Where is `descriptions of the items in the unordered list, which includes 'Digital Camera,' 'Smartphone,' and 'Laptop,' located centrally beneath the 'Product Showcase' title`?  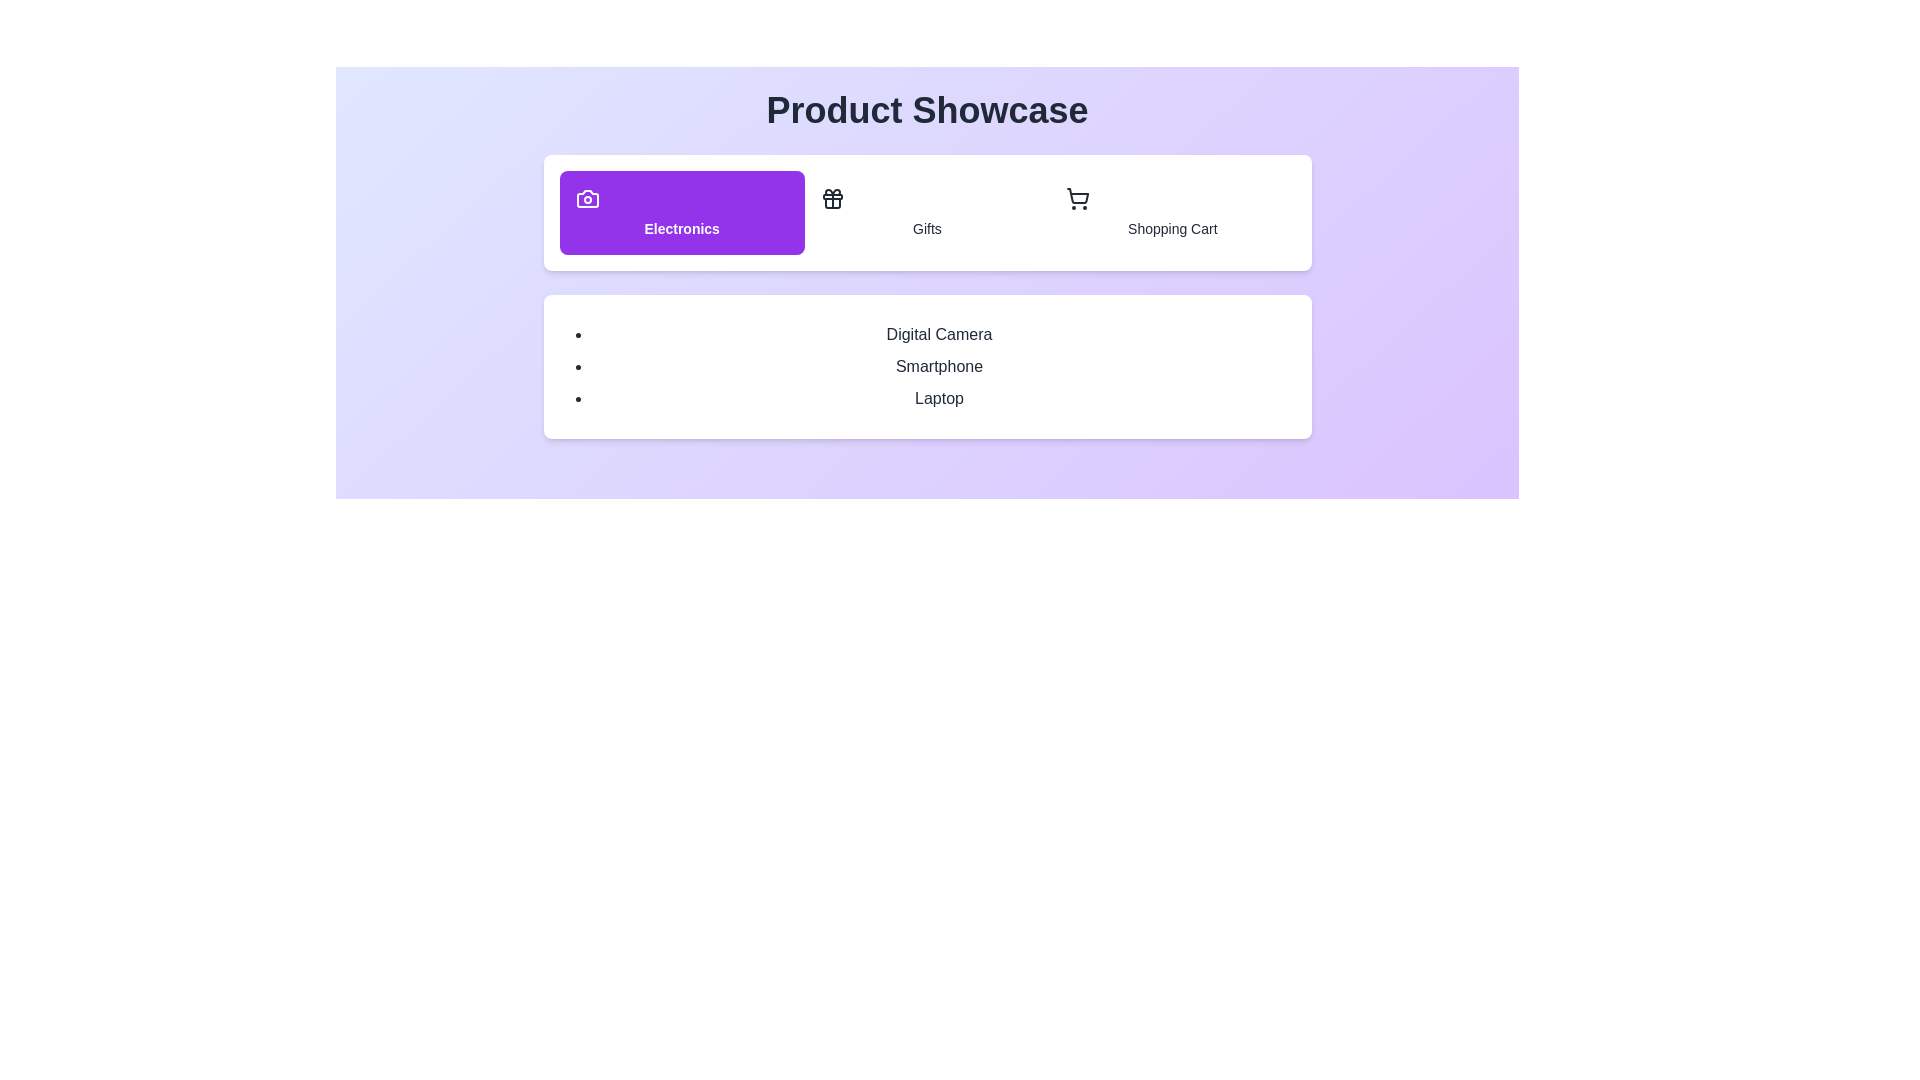 descriptions of the items in the unordered list, which includes 'Digital Camera,' 'Smartphone,' and 'Laptop,' located centrally beneath the 'Product Showcase' title is located at coordinates (926, 366).